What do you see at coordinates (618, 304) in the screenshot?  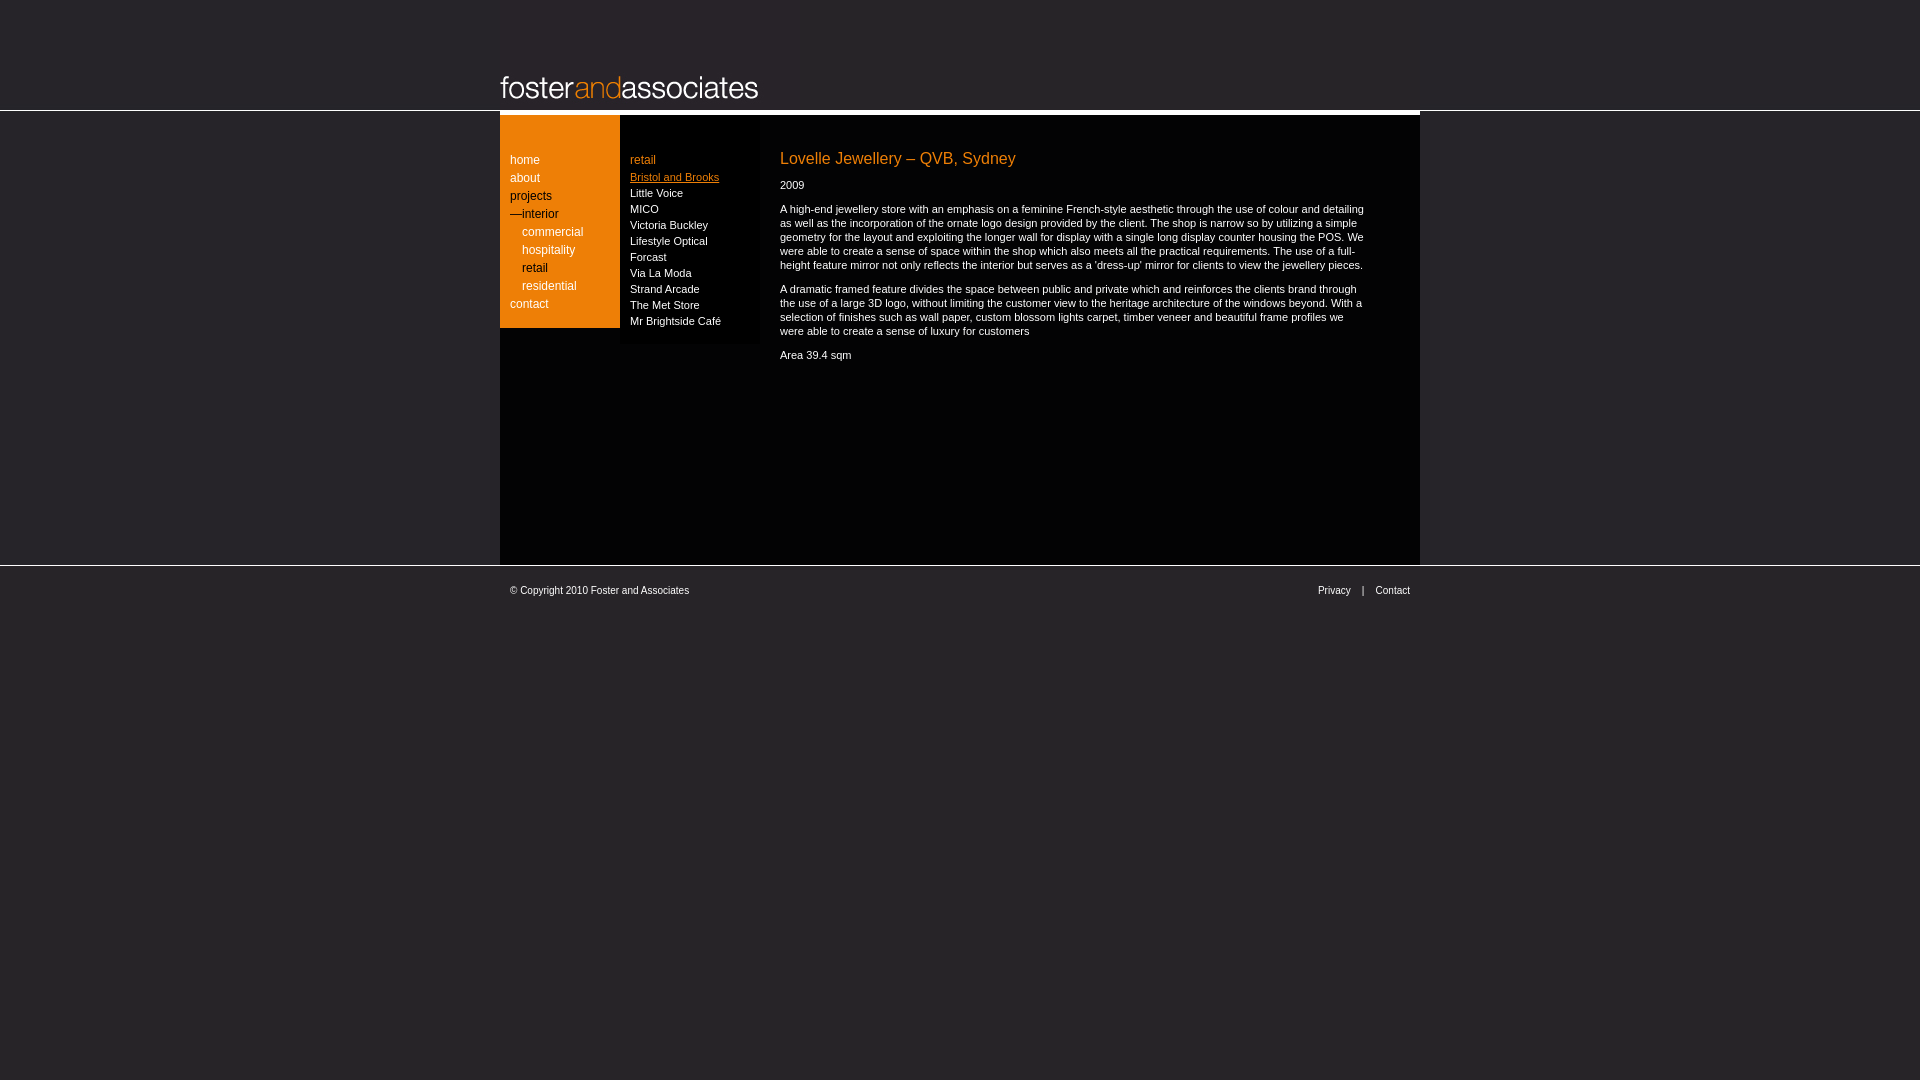 I see `'The Met Store'` at bounding box center [618, 304].